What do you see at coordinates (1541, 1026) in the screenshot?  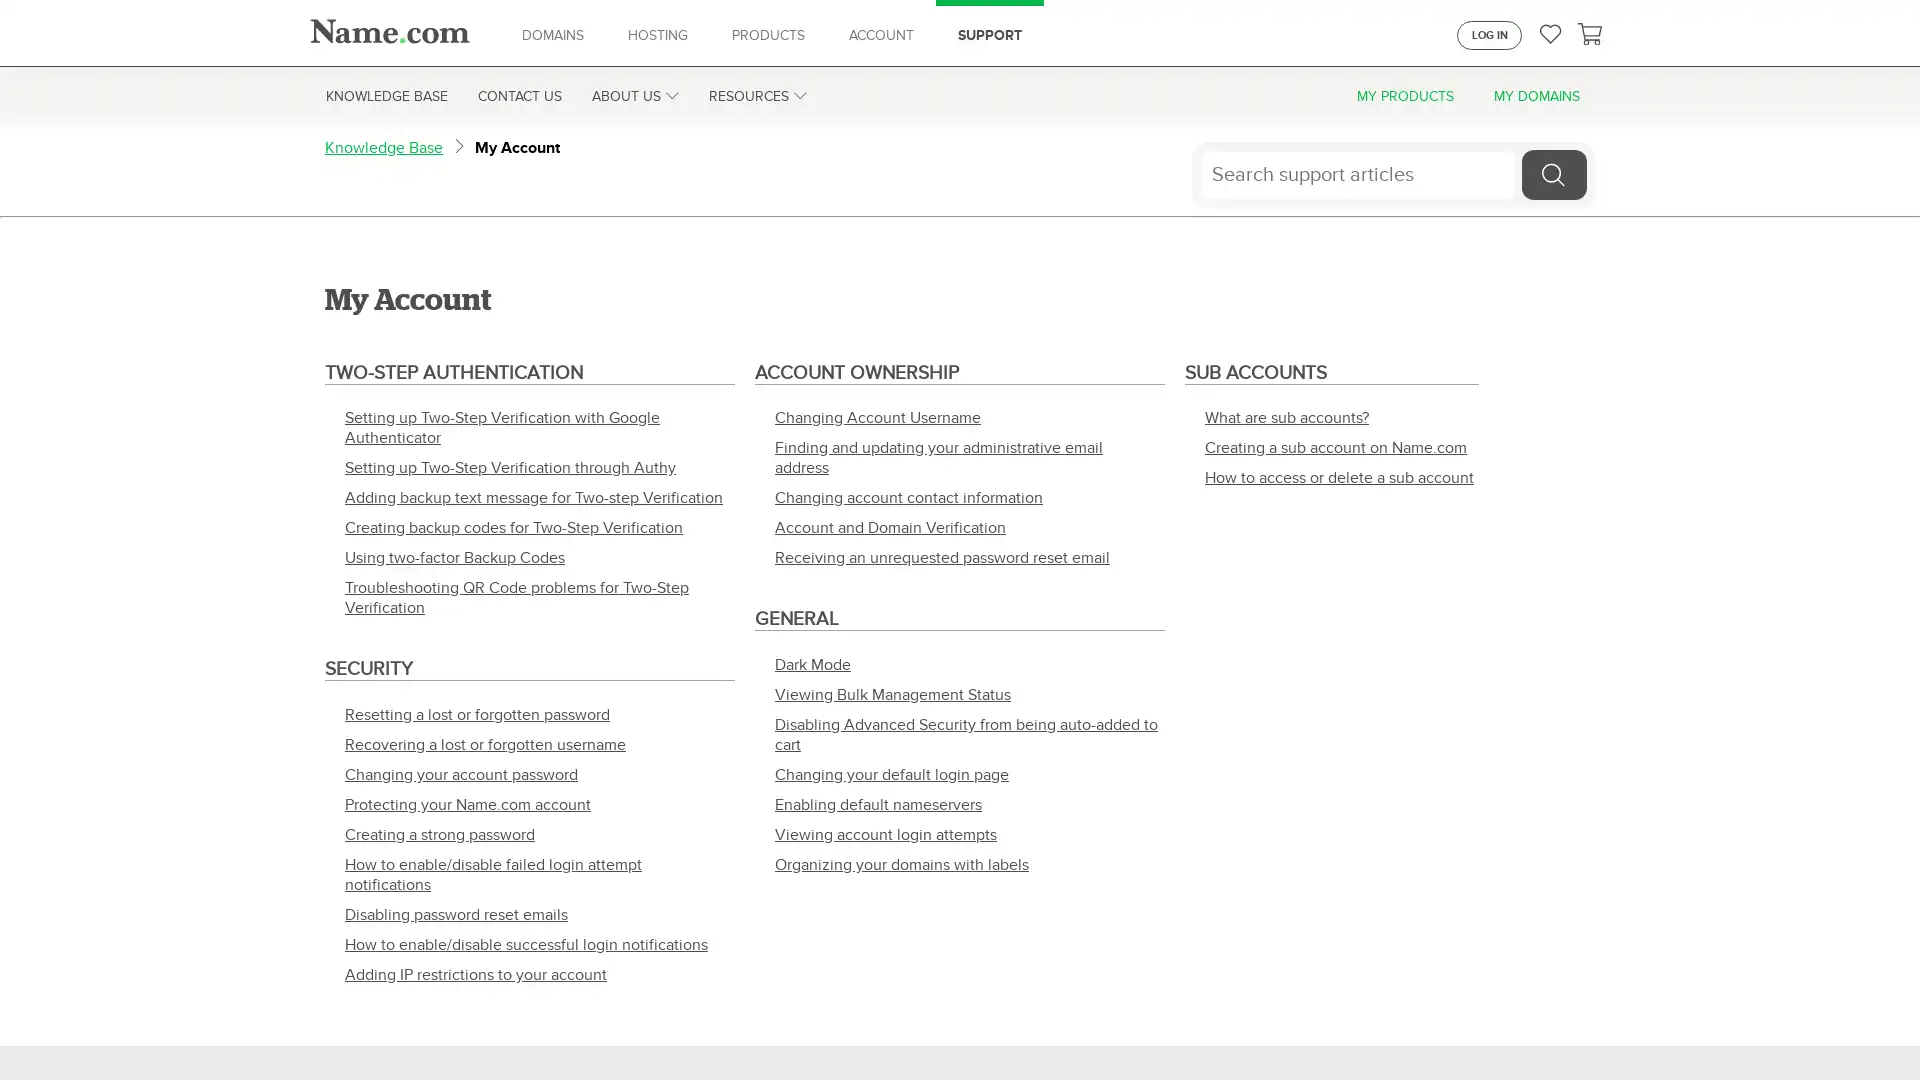 I see `Accept All Cookies` at bounding box center [1541, 1026].